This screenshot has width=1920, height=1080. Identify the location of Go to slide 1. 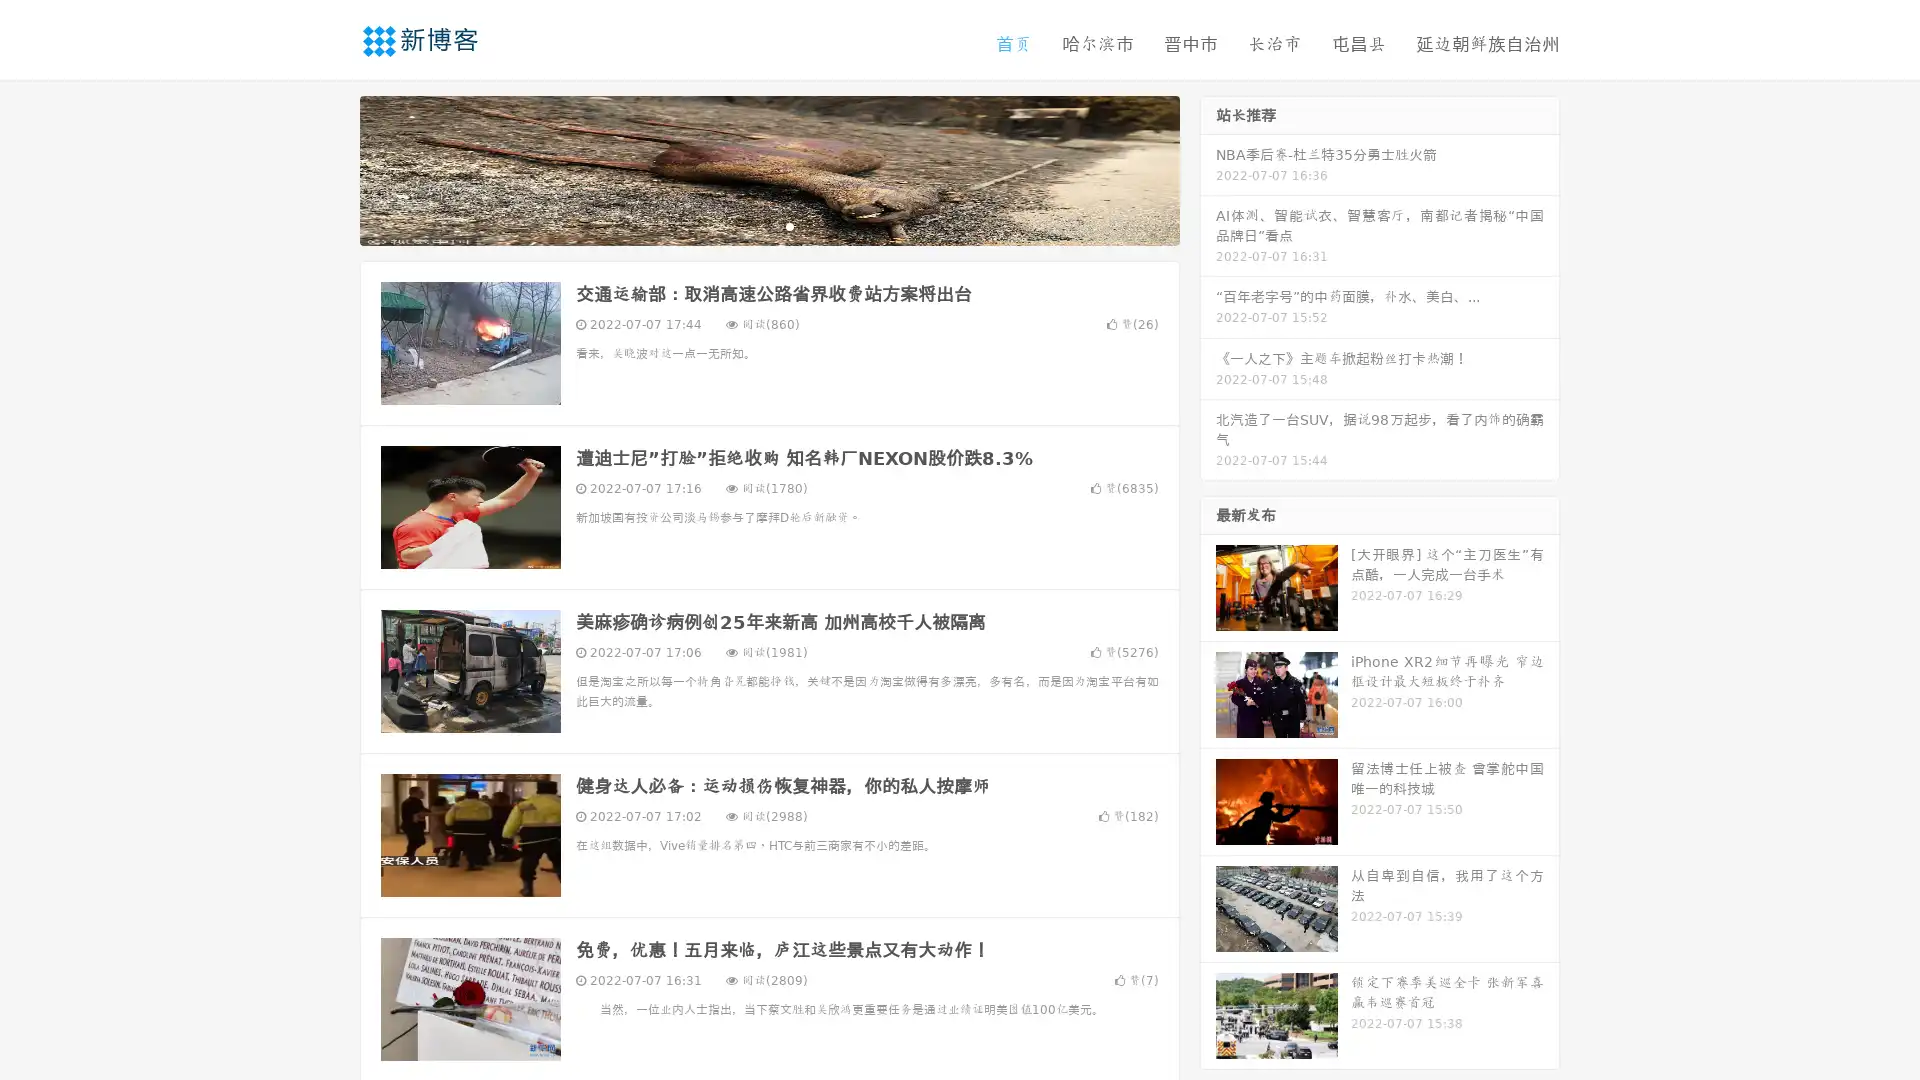
(748, 225).